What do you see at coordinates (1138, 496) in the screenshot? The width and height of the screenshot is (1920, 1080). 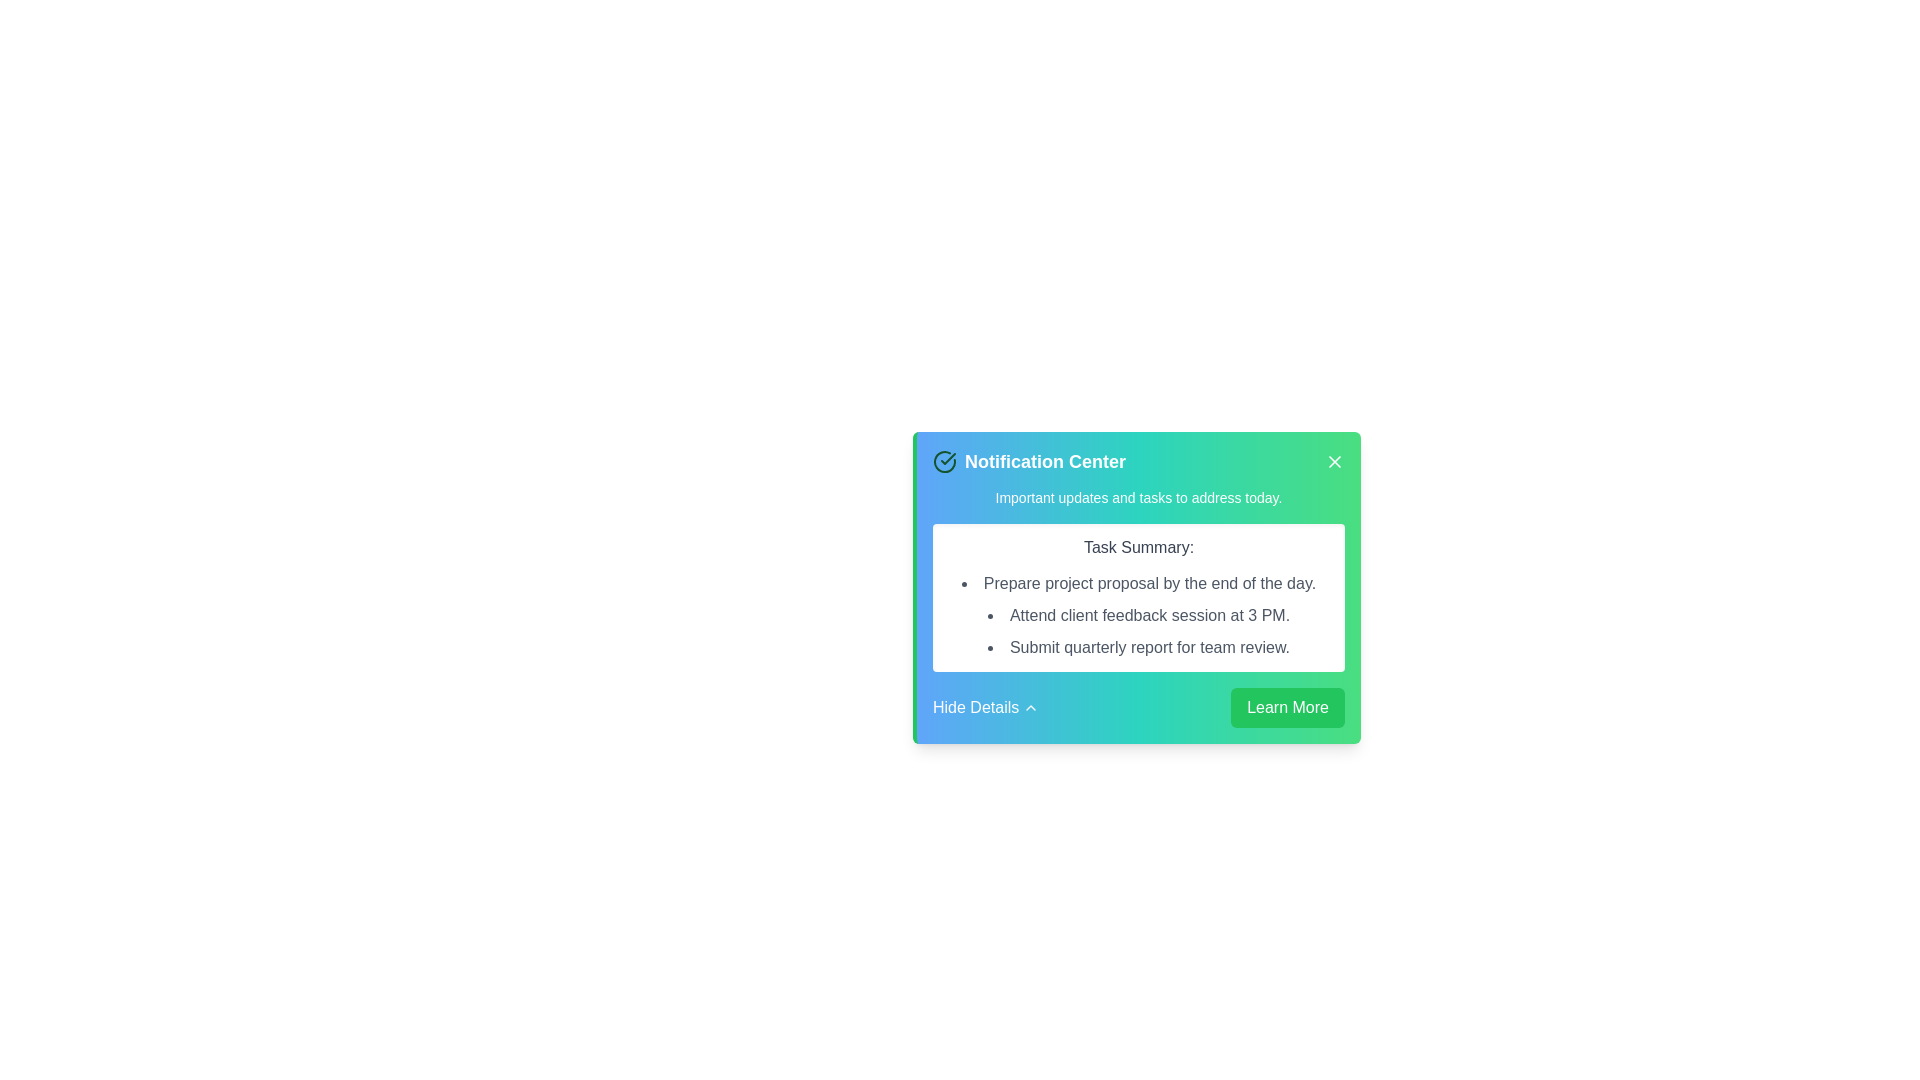 I see `the text block styled with a small font size and white color that contains the text 'Important updates and tasks to address today.' within the notification card` at bounding box center [1138, 496].